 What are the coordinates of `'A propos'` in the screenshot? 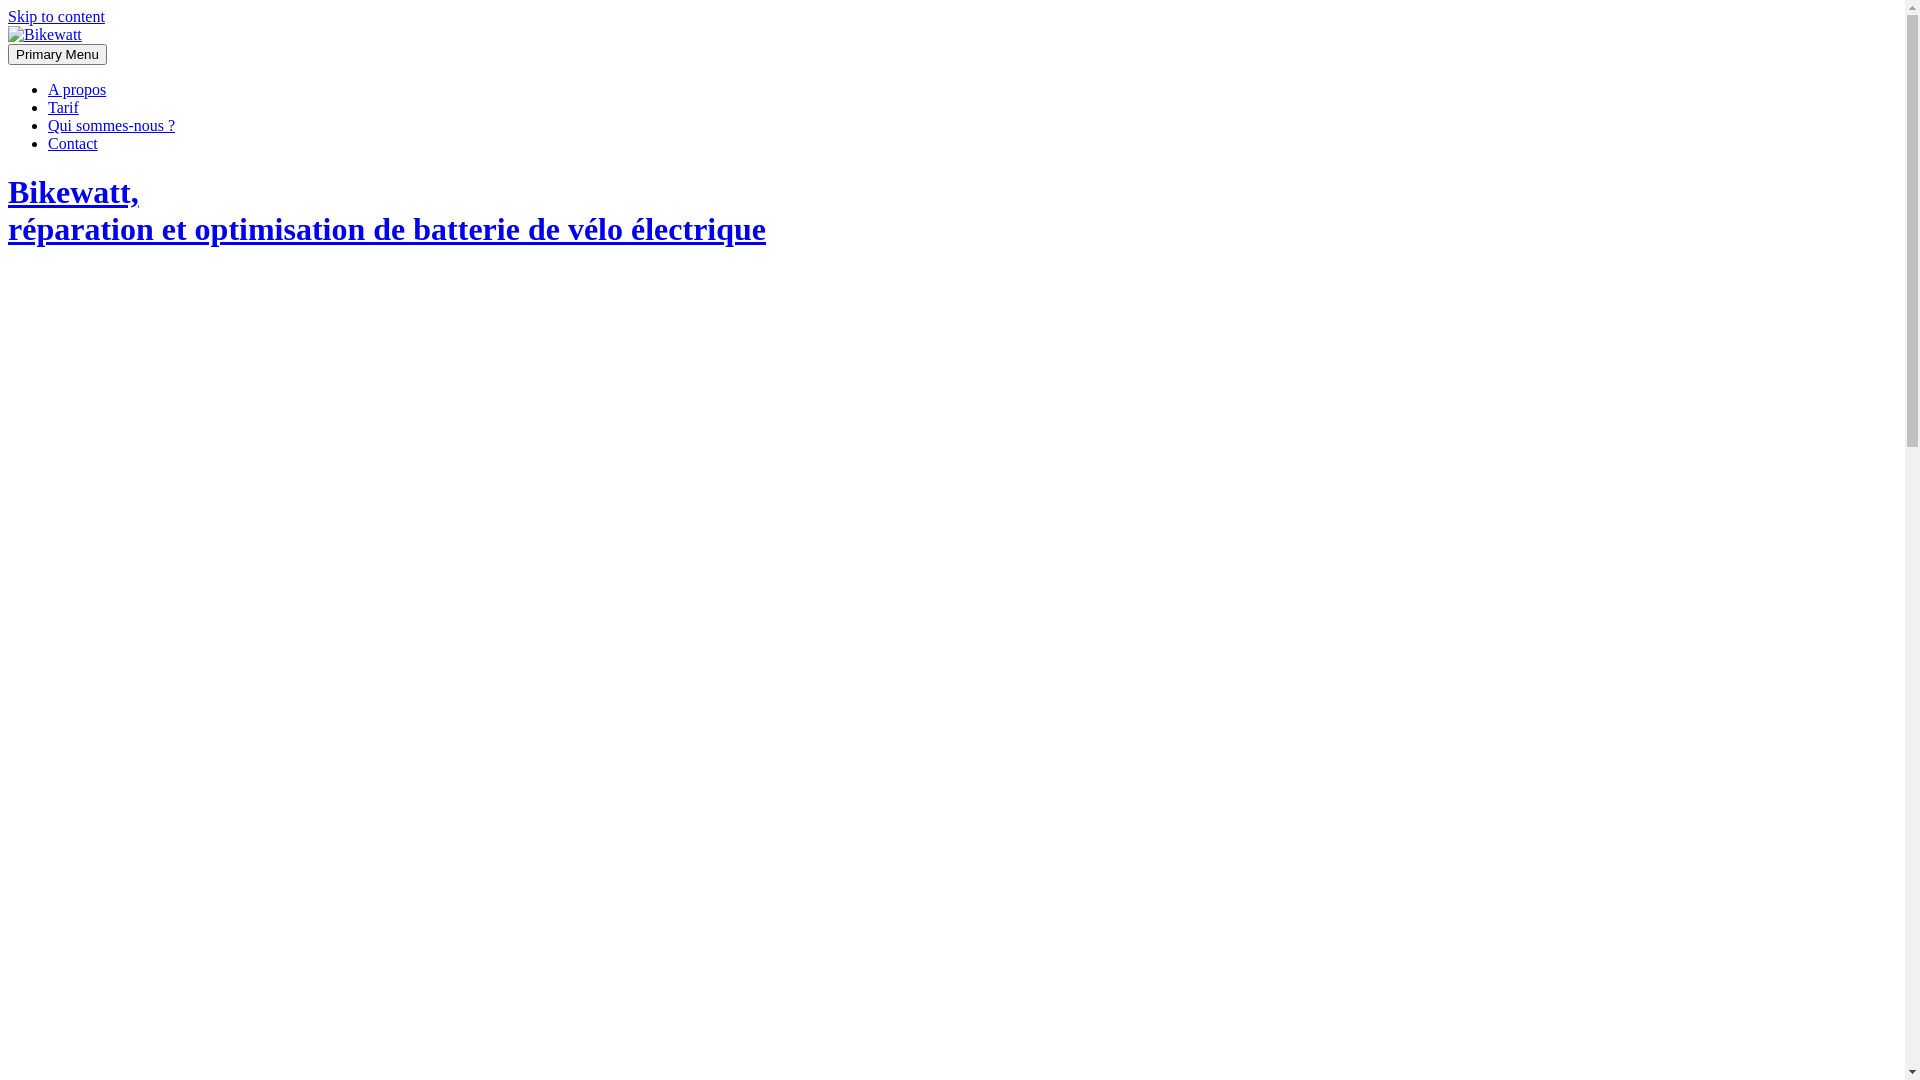 It's located at (76, 88).